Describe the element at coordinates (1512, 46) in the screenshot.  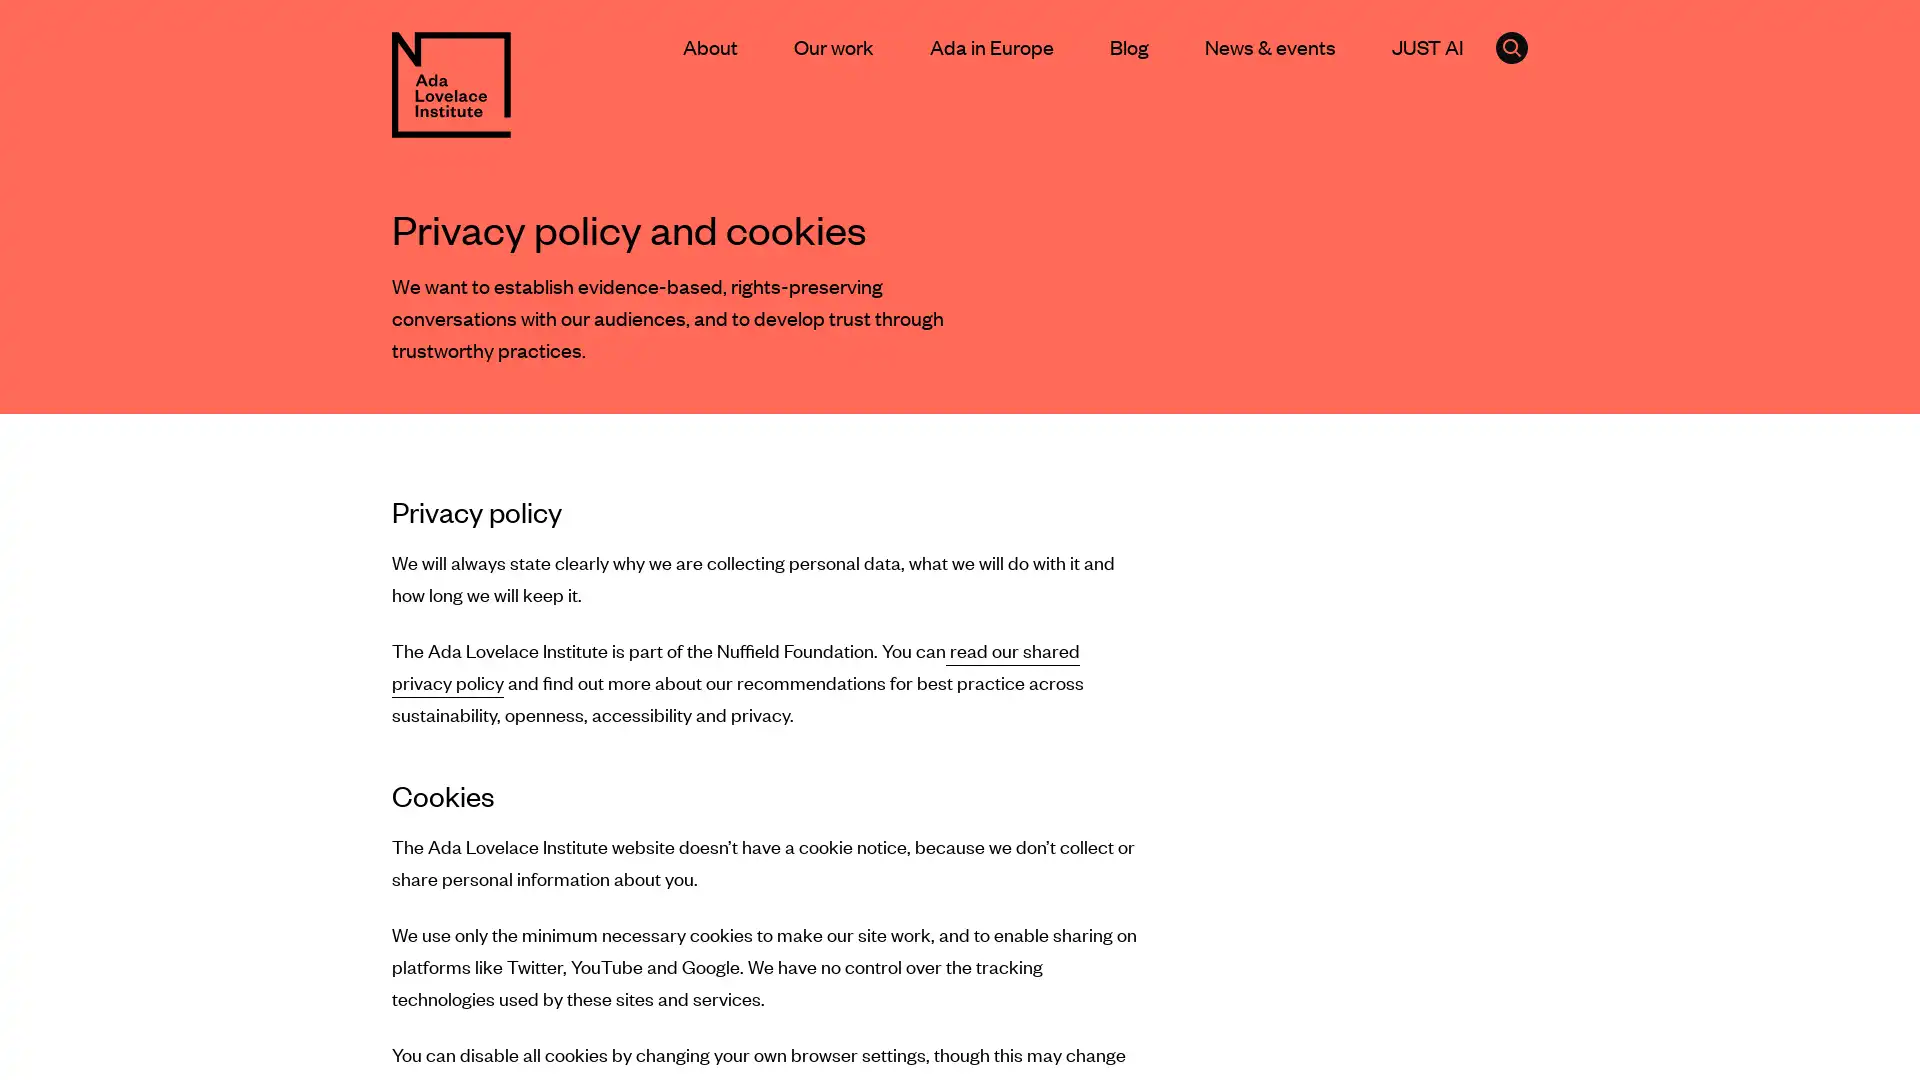
I see `Click to open the search form` at that location.